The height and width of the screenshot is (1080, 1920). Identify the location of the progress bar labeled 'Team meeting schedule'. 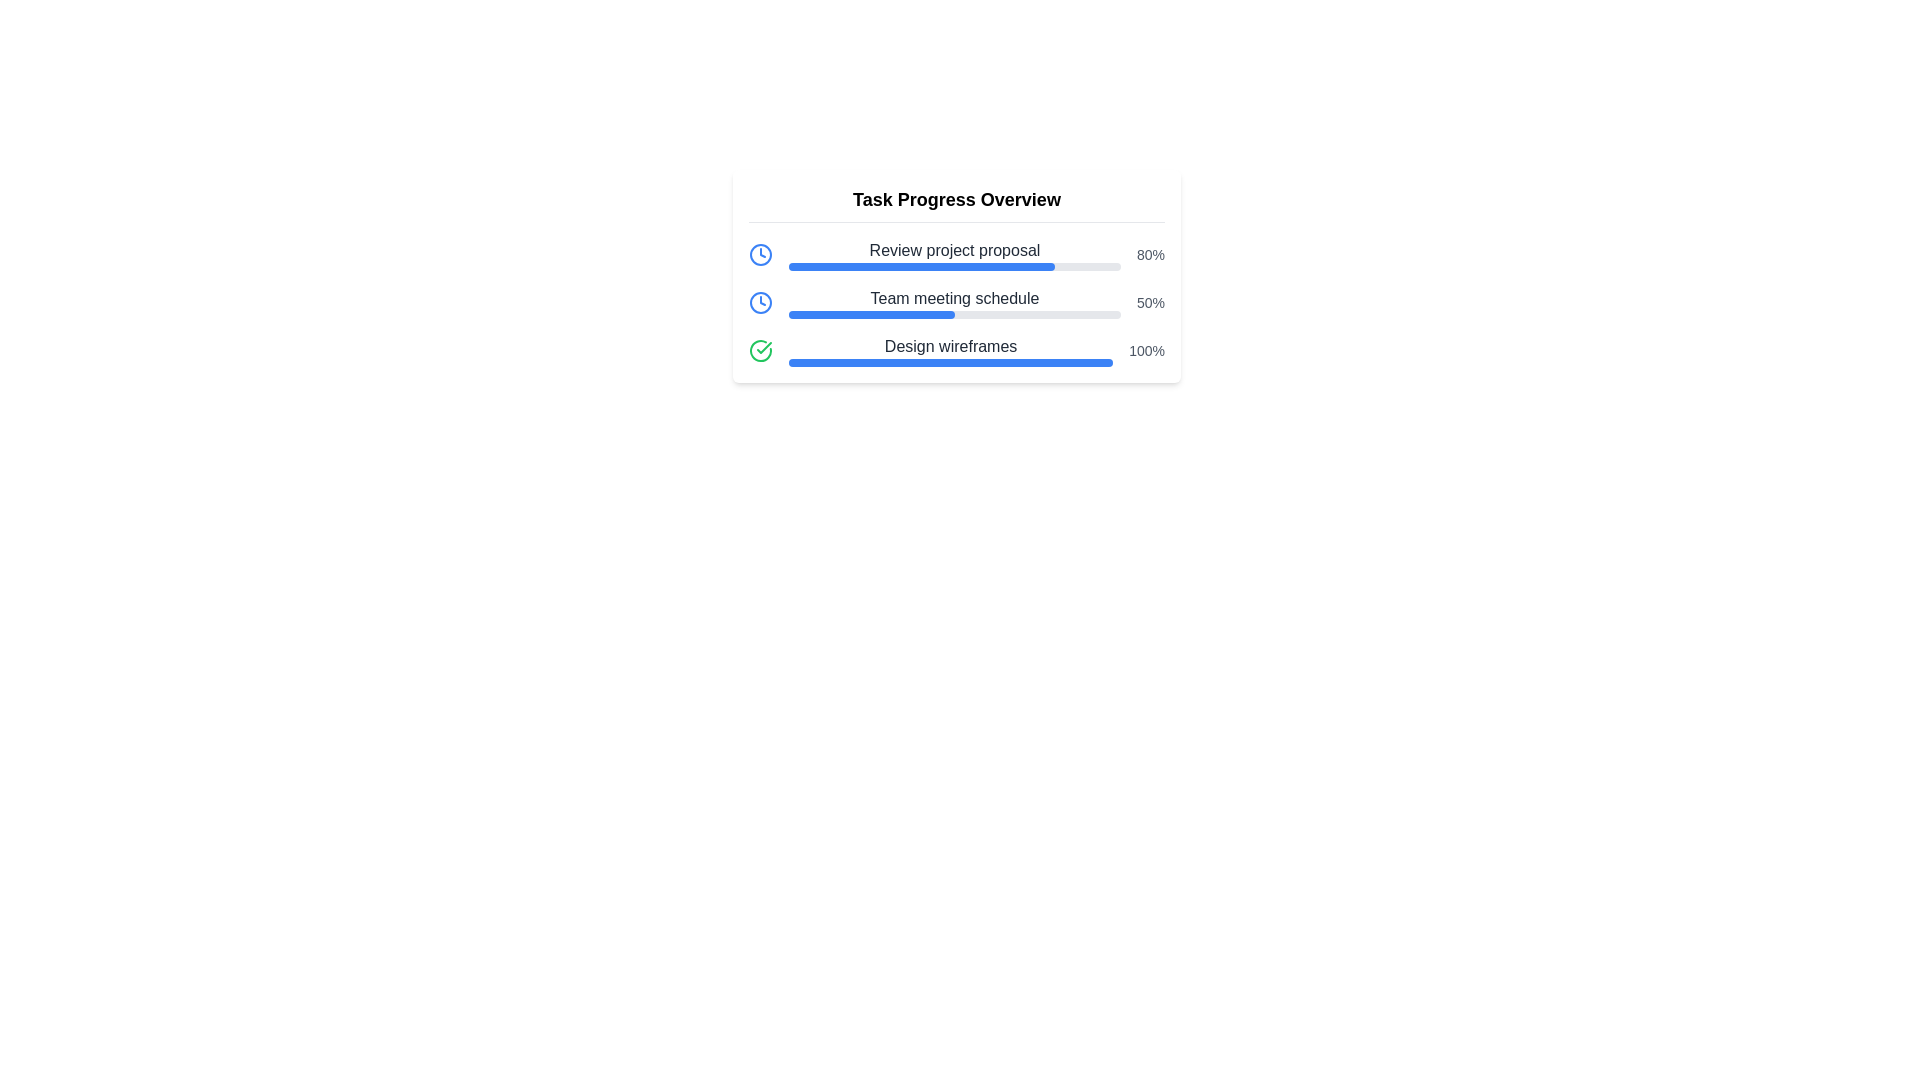
(954, 303).